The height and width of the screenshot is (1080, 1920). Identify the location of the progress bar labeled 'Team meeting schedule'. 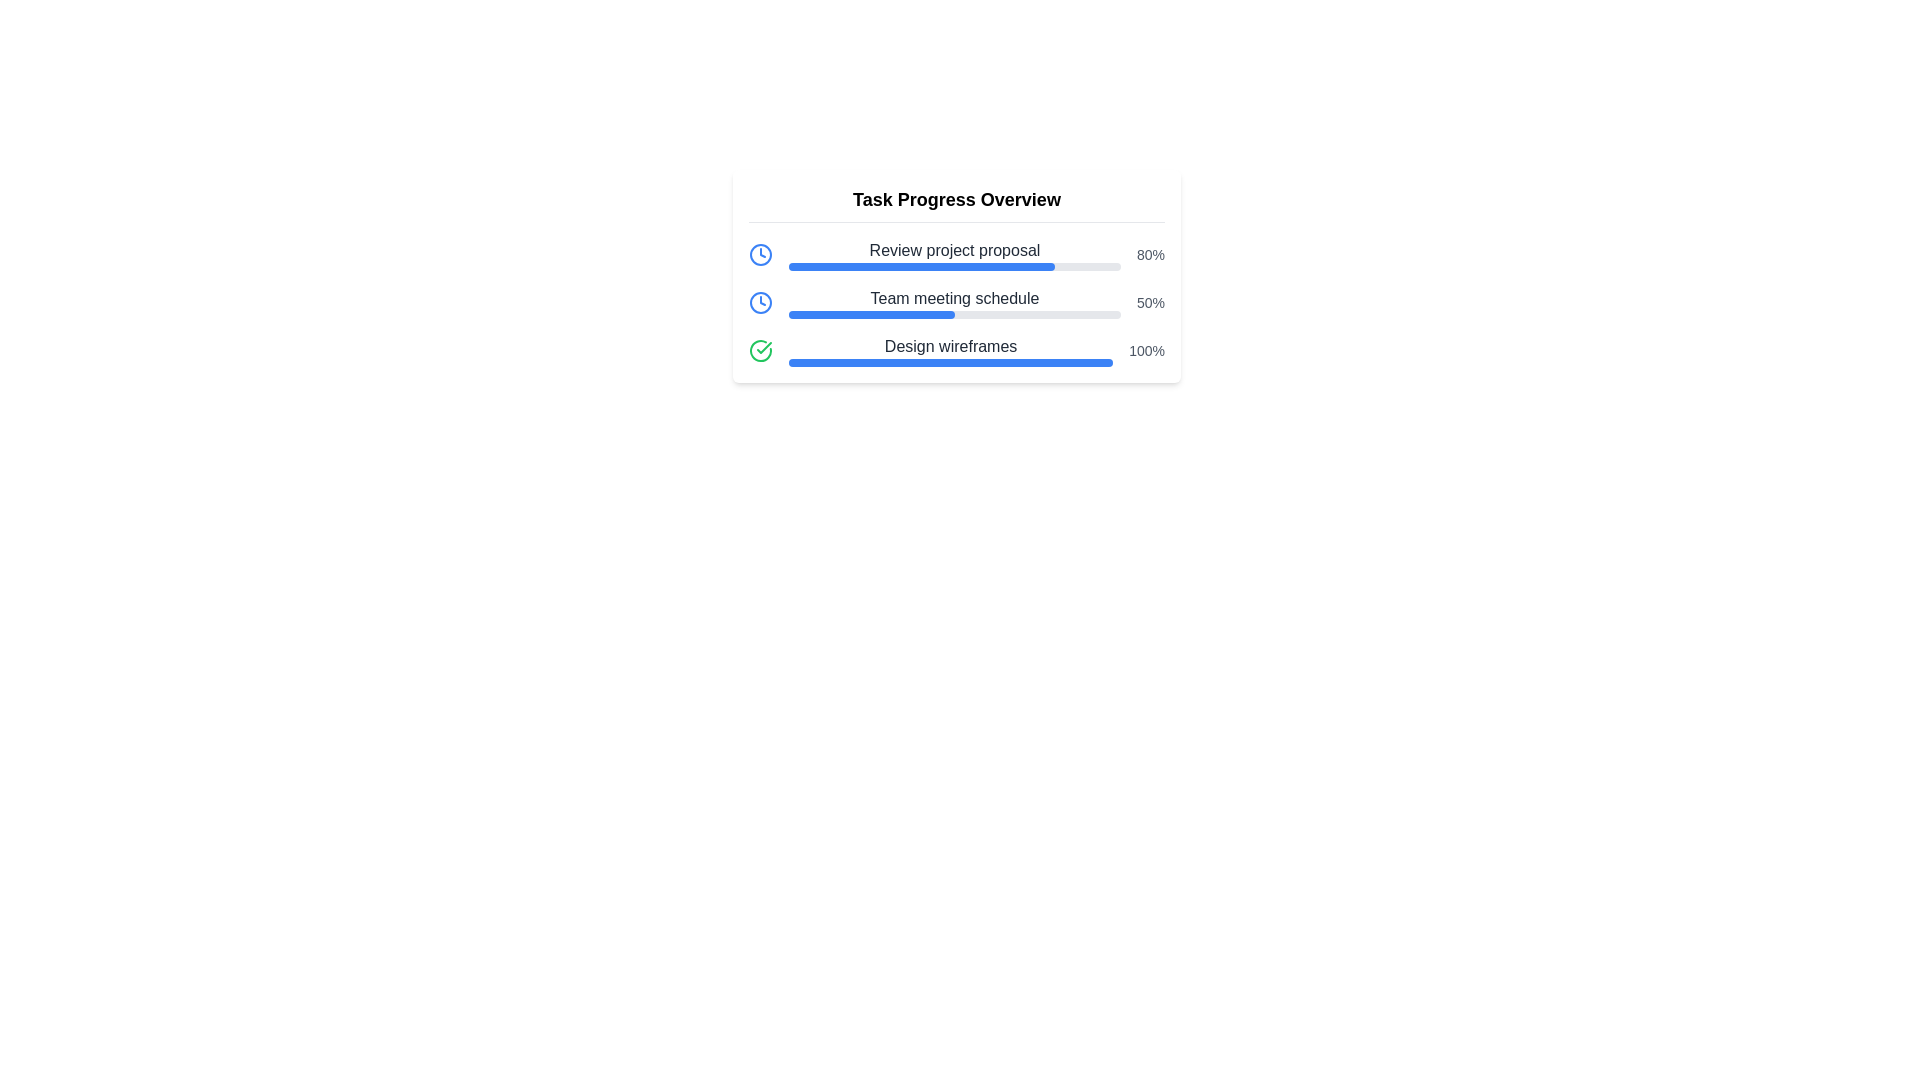
(954, 303).